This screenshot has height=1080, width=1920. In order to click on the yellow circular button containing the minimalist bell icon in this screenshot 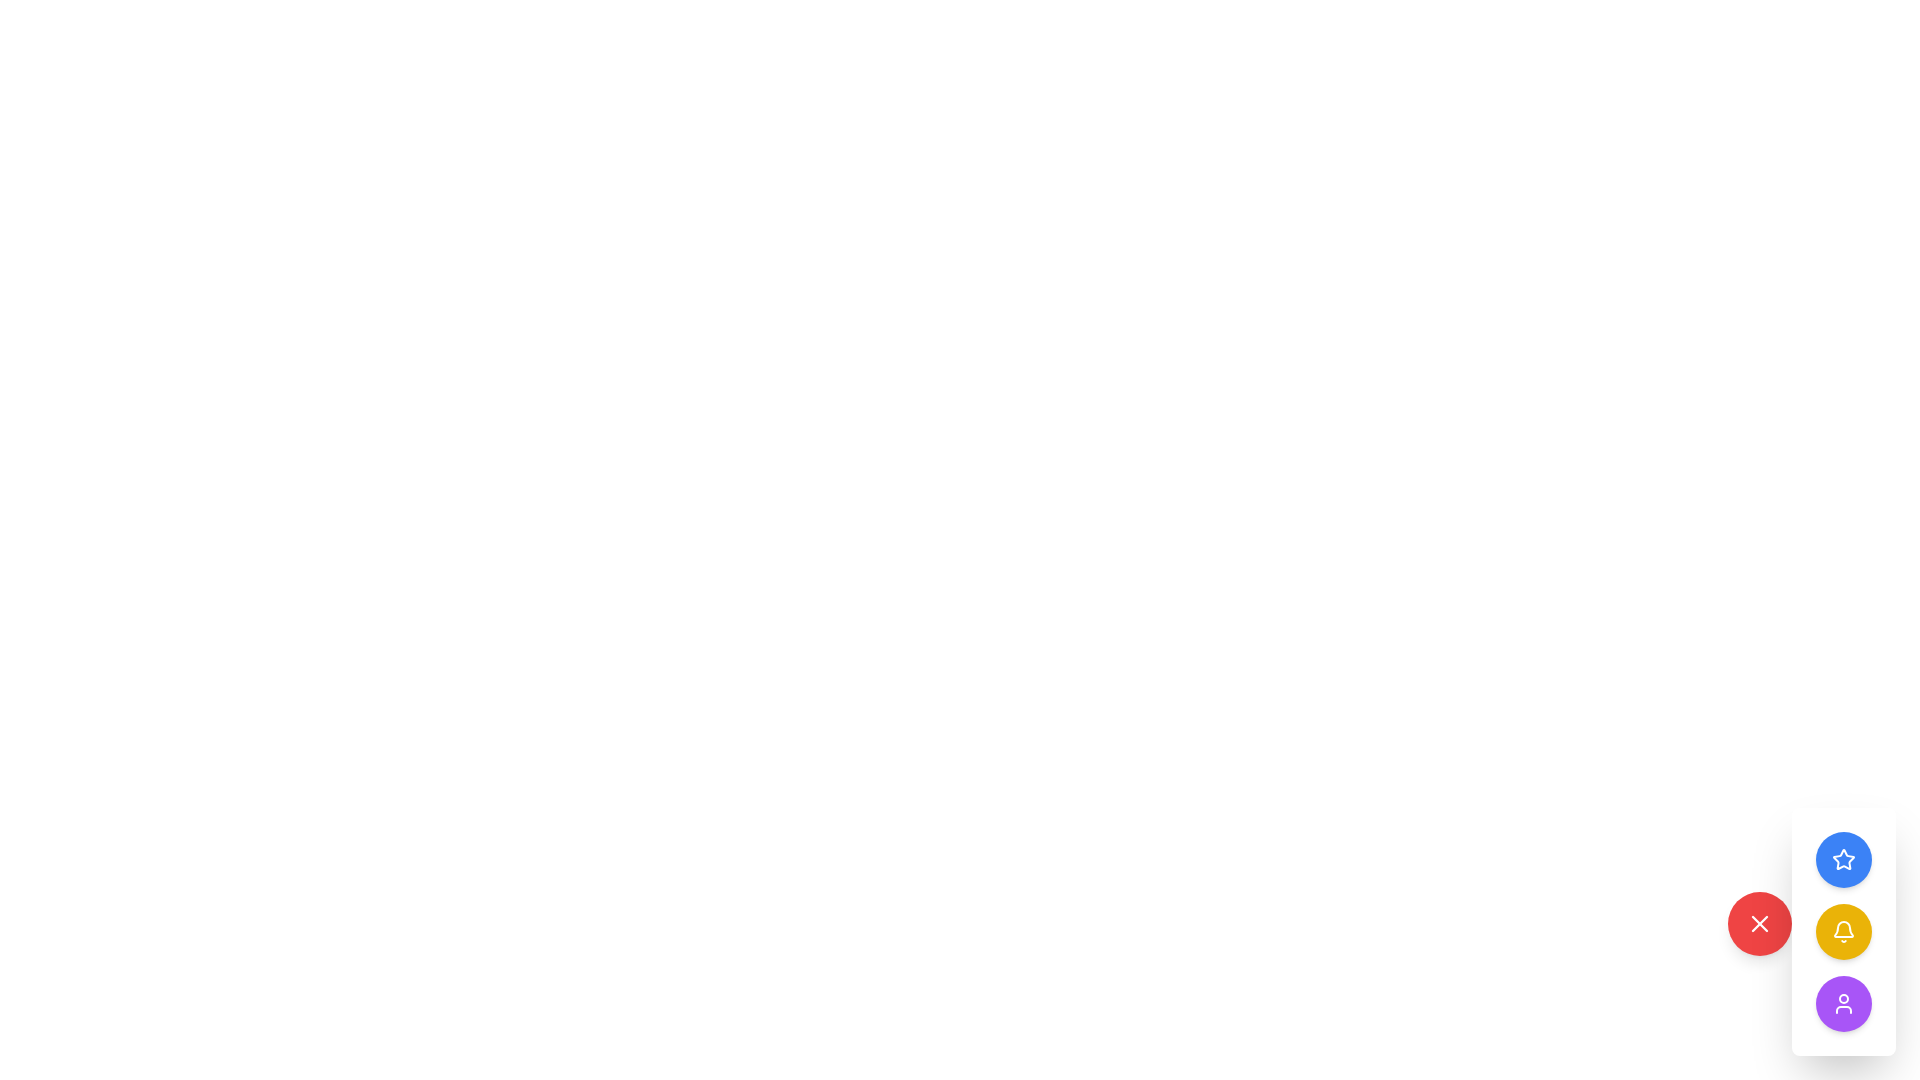, I will do `click(1842, 932)`.